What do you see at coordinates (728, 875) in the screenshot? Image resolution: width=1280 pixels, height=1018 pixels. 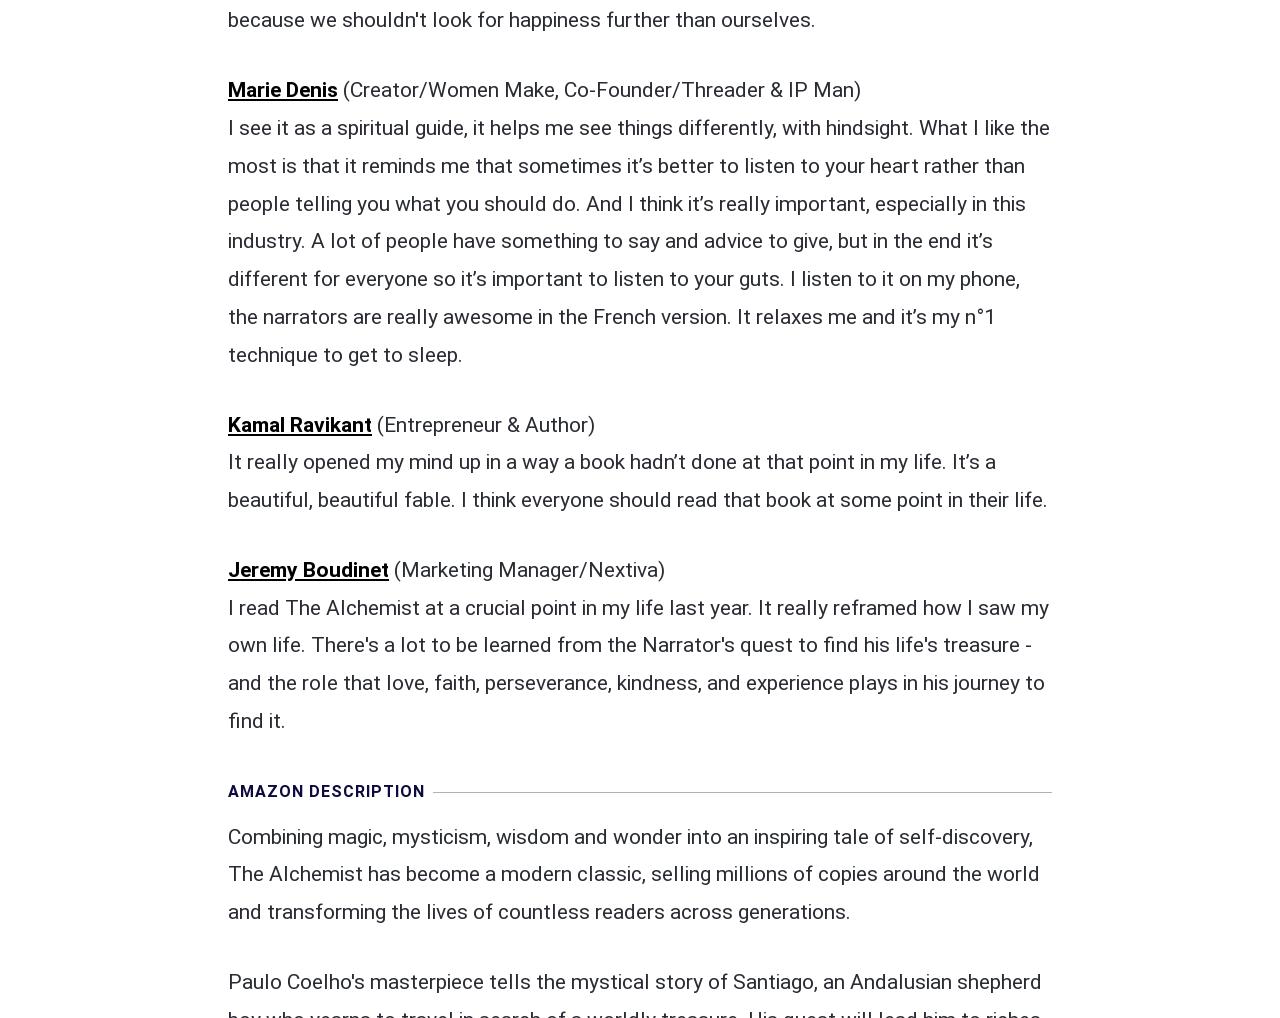 I see `'Book Depository'` at bounding box center [728, 875].